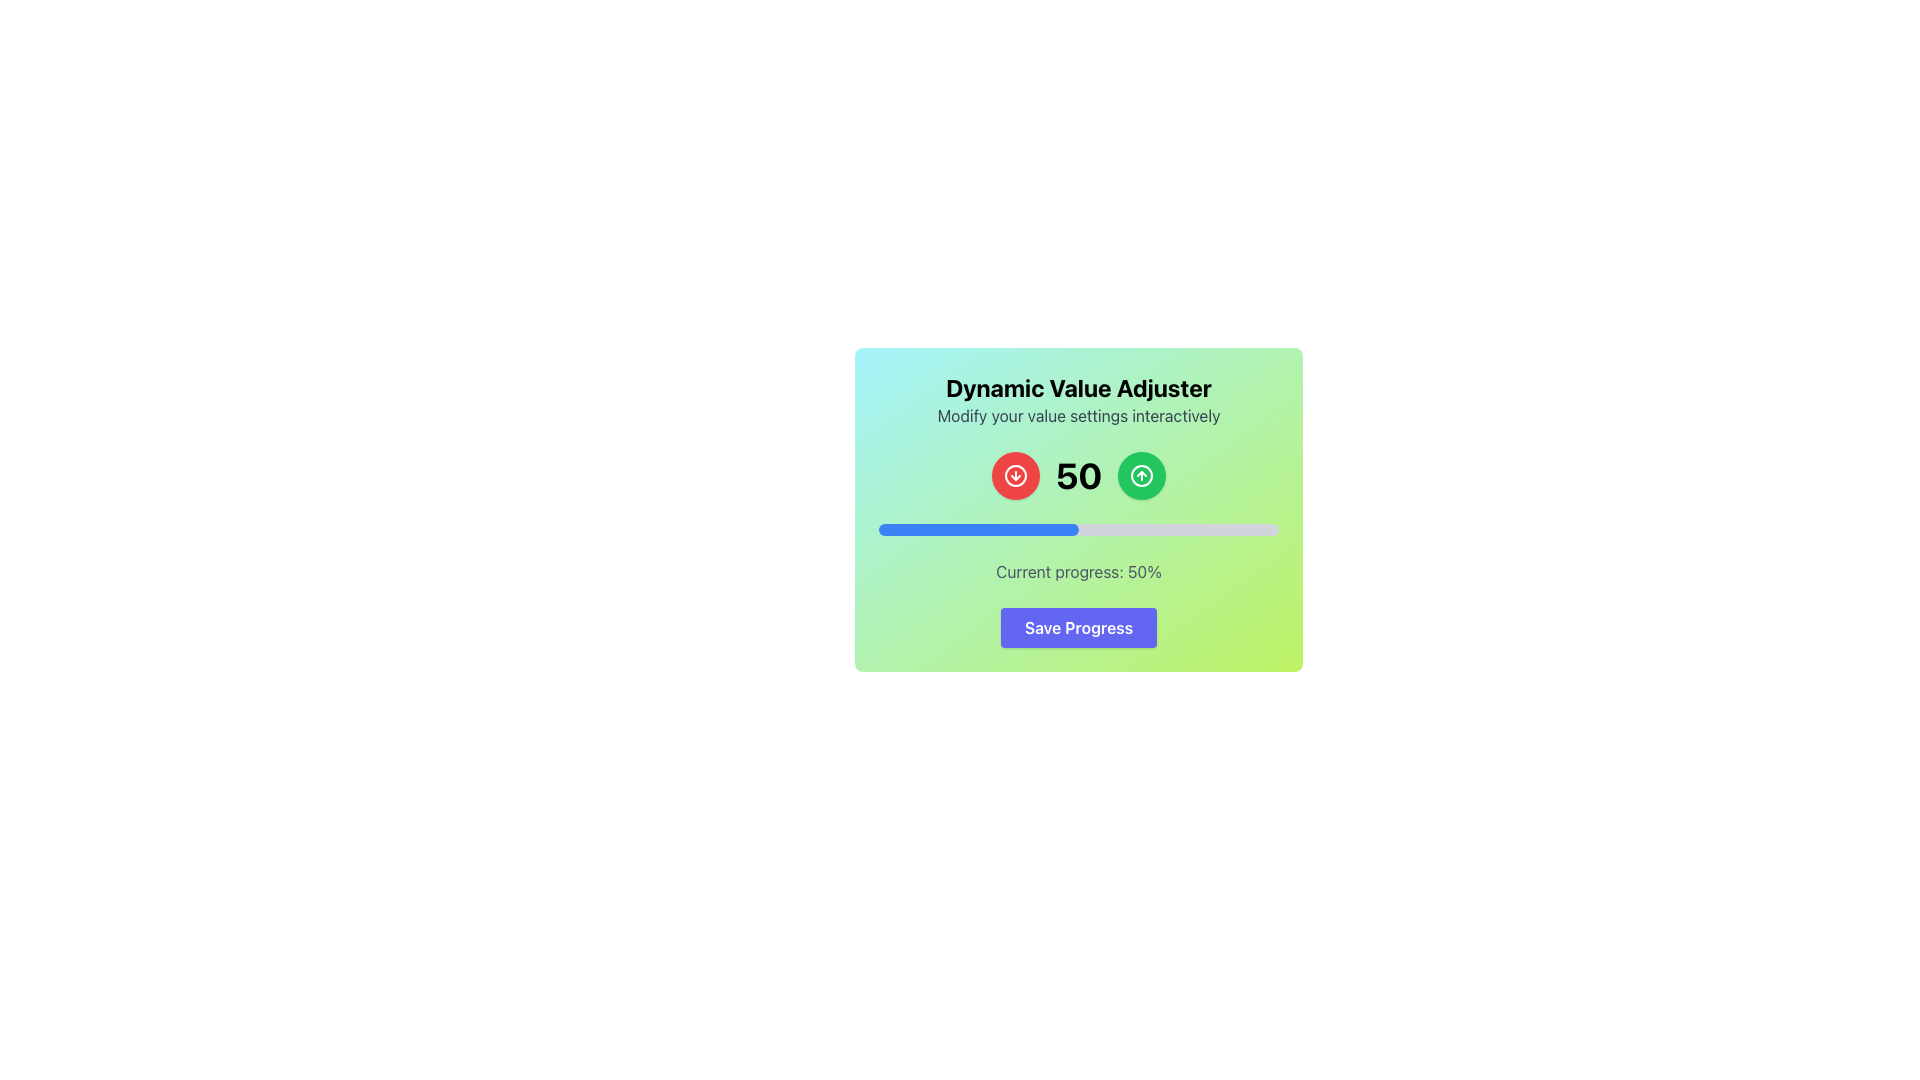 This screenshot has height=1080, width=1920. I want to click on the static text displaying the current state of the setting or counter in the 'Dynamic Value Adjuster' card, positioned between a red downward action button and a green upward action button, so click(1078, 475).